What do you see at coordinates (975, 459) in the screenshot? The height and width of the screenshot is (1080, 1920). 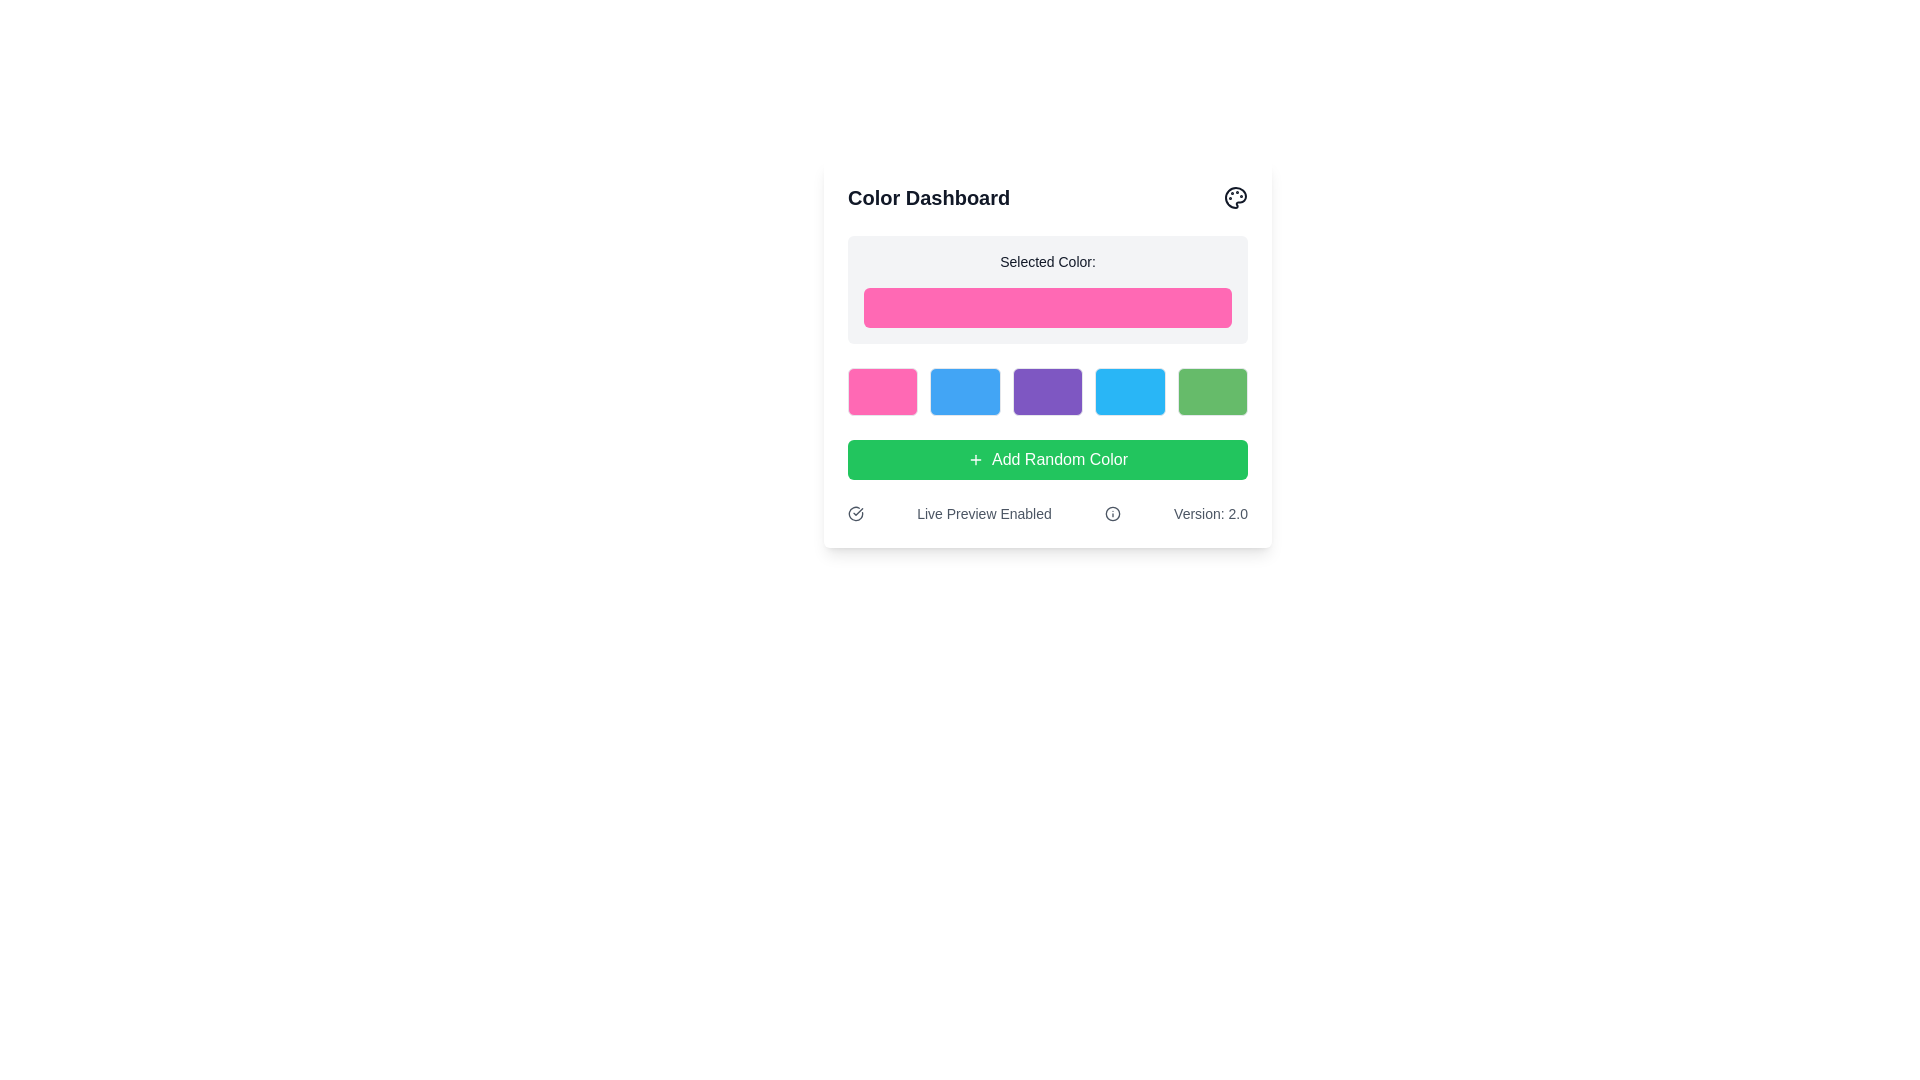 I see `the small, centered icon with a plus symbol located within the bright green button labeled 'Add Random Color'` at bounding box center [975, 459].